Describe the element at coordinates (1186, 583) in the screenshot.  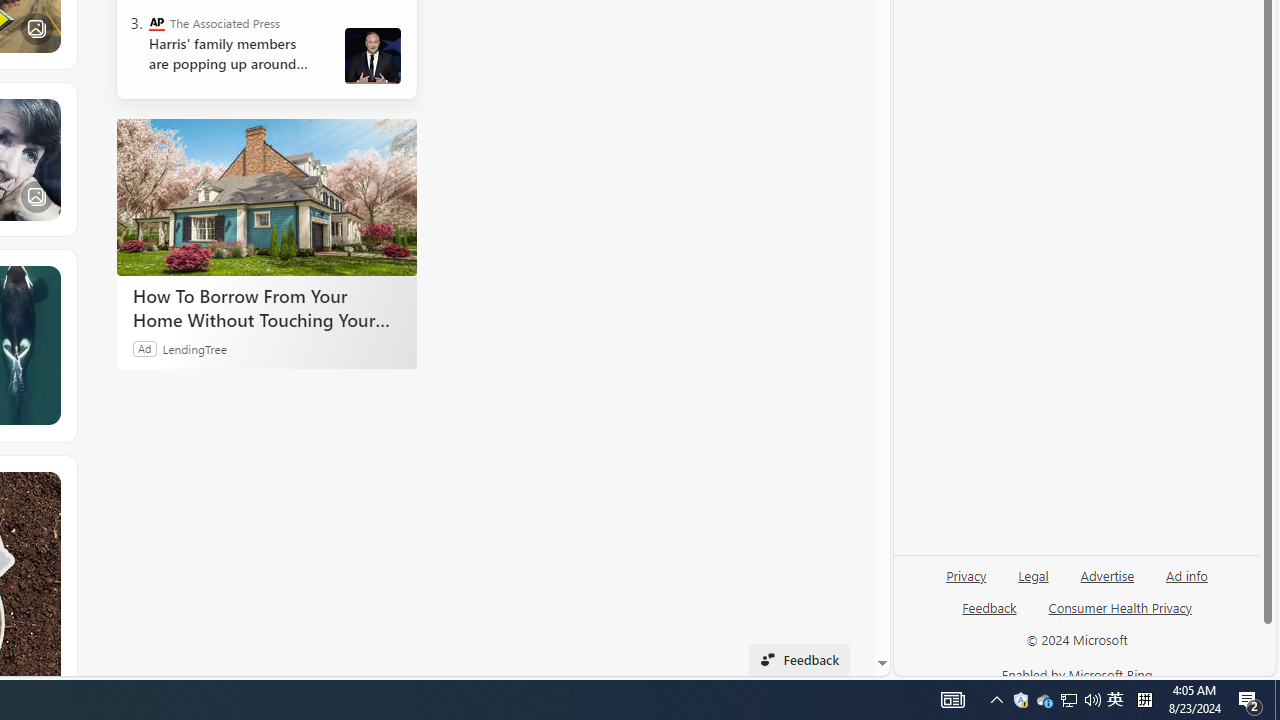
I see `'Ad info'` at that location.